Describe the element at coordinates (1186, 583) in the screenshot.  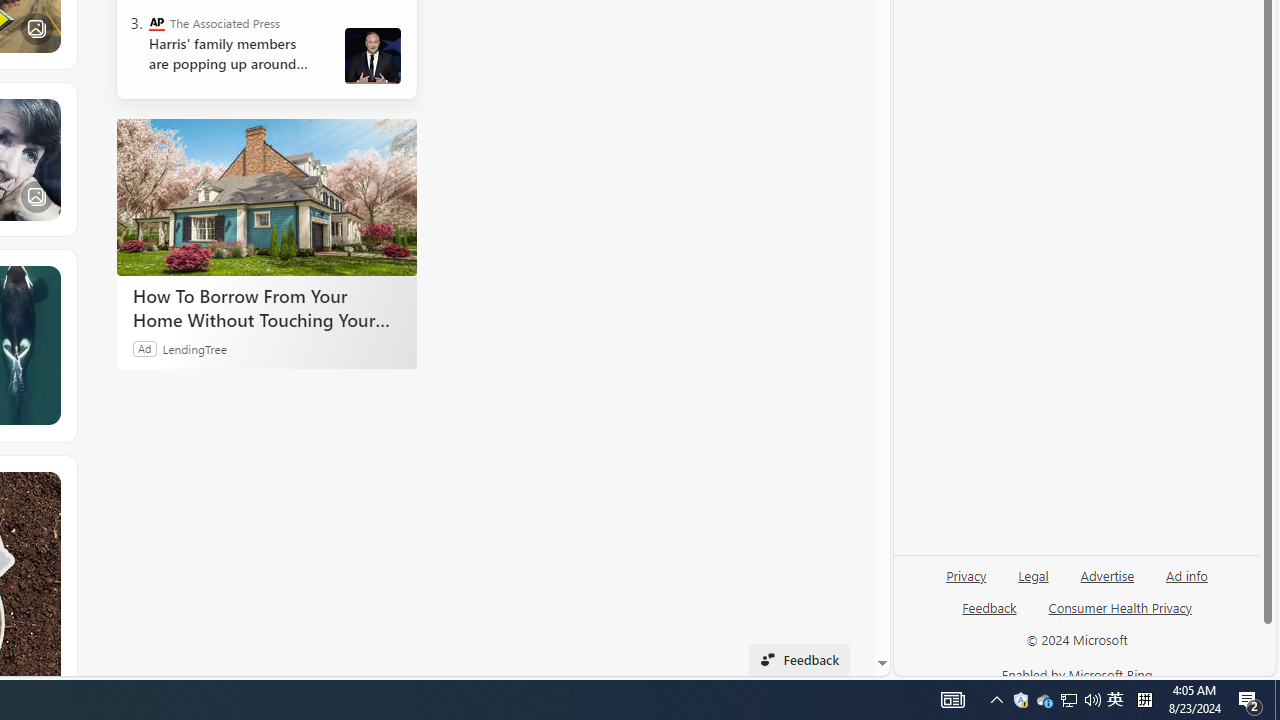
I see `'Ad info'` at that location.